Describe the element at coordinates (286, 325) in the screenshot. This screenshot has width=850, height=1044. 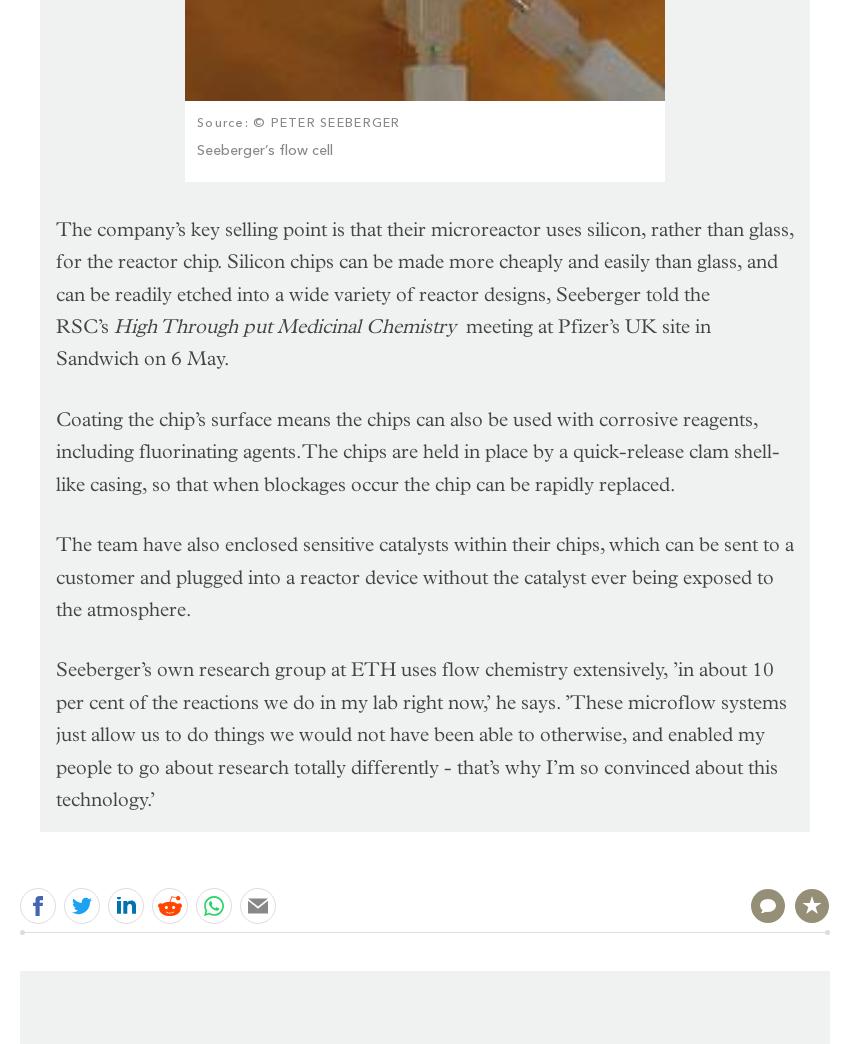
I see `'High Through put Medicinal Chemistry'` at that location.